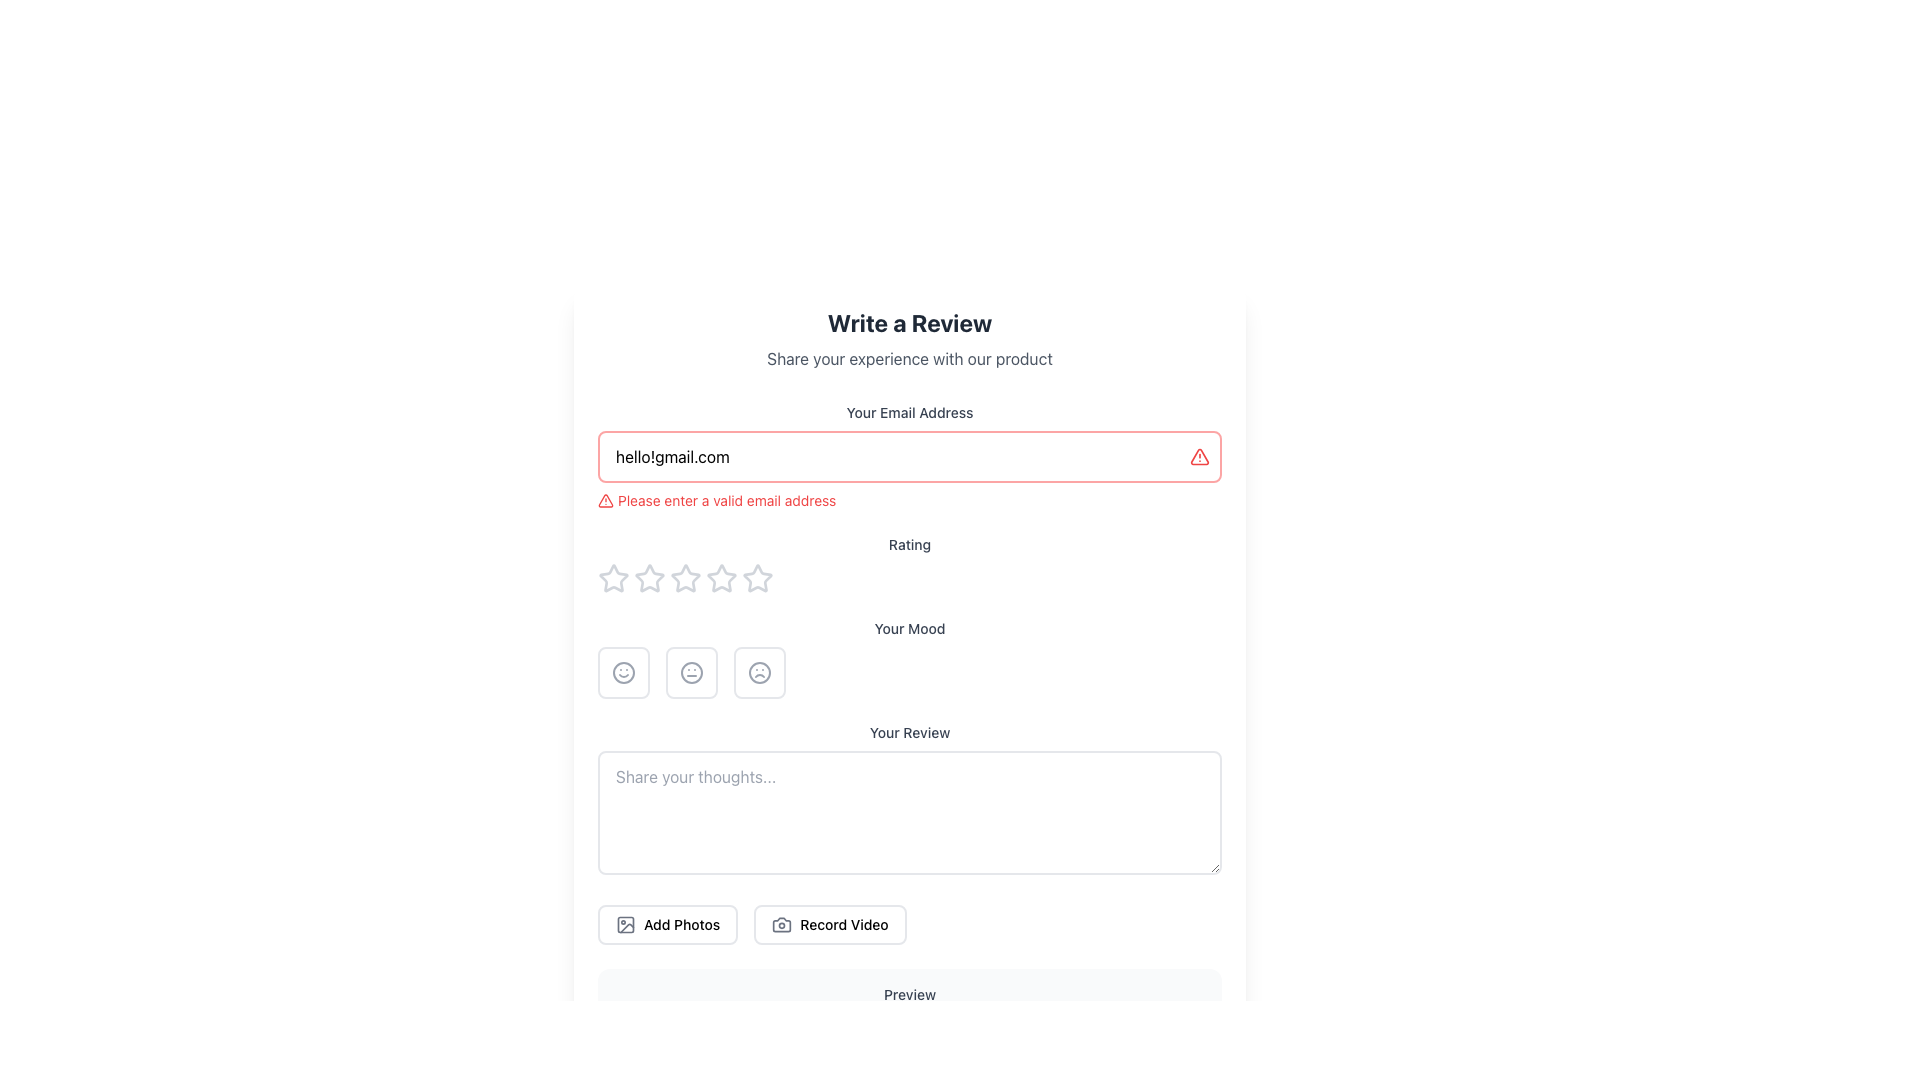  I want to click on the circular mood icon within the SVG's mood selection group, which is represented as an icon component, so click(623, 672).